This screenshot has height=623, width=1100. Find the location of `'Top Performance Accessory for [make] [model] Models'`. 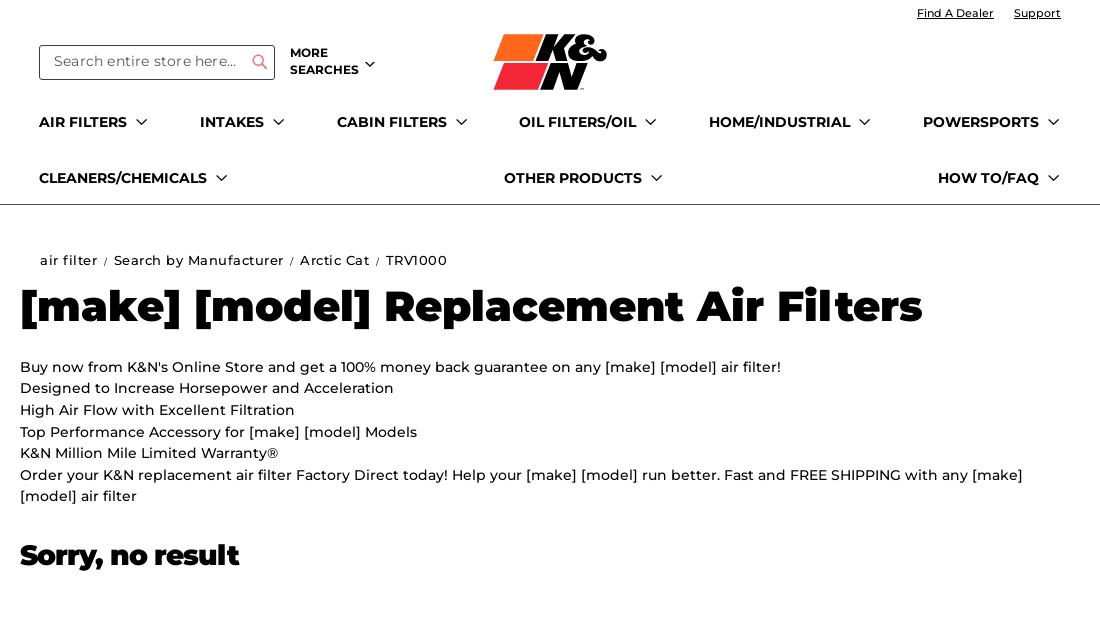

'Top Performance Accessory for [make] [model] Models' is located at coordinates (19, 430).